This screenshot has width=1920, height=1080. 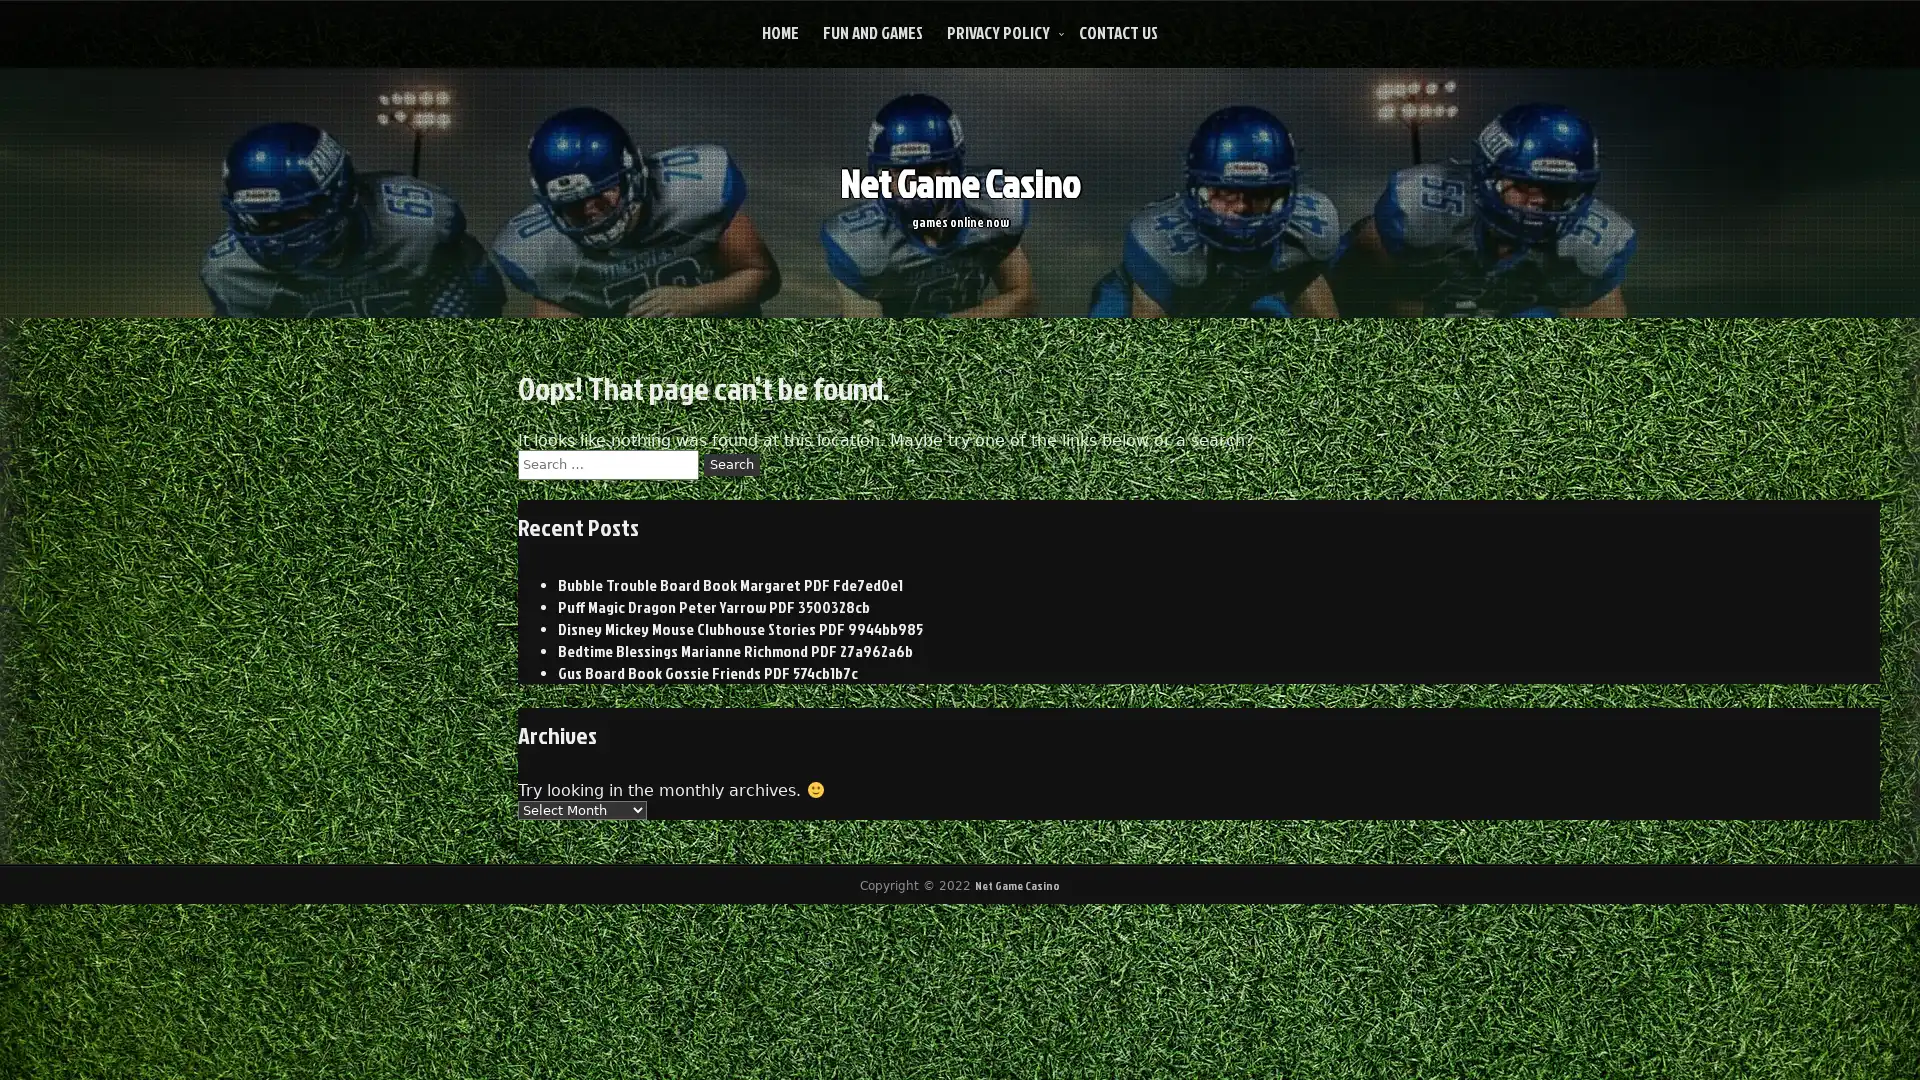 I want to click on Search, so click(x=730, y=463).